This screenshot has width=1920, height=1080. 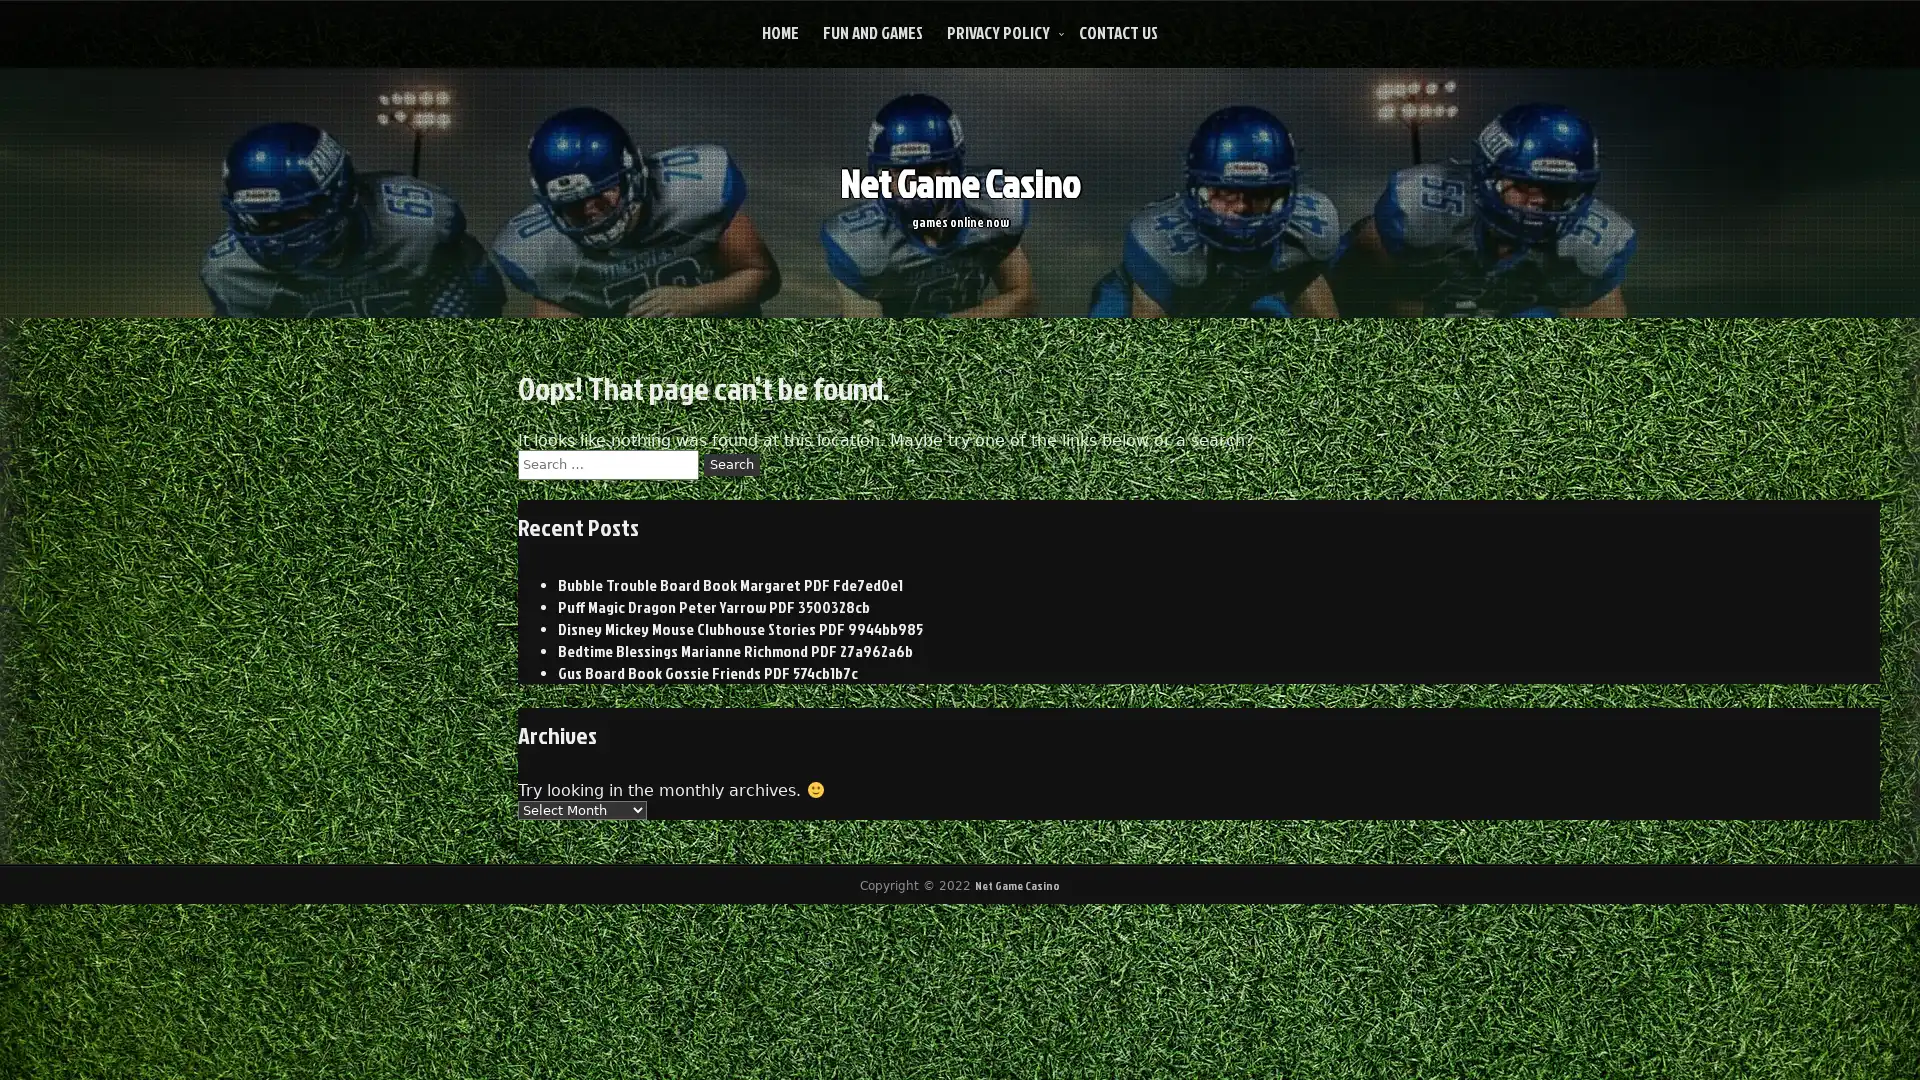 I want to click on Search, so click(x=730, y=463).